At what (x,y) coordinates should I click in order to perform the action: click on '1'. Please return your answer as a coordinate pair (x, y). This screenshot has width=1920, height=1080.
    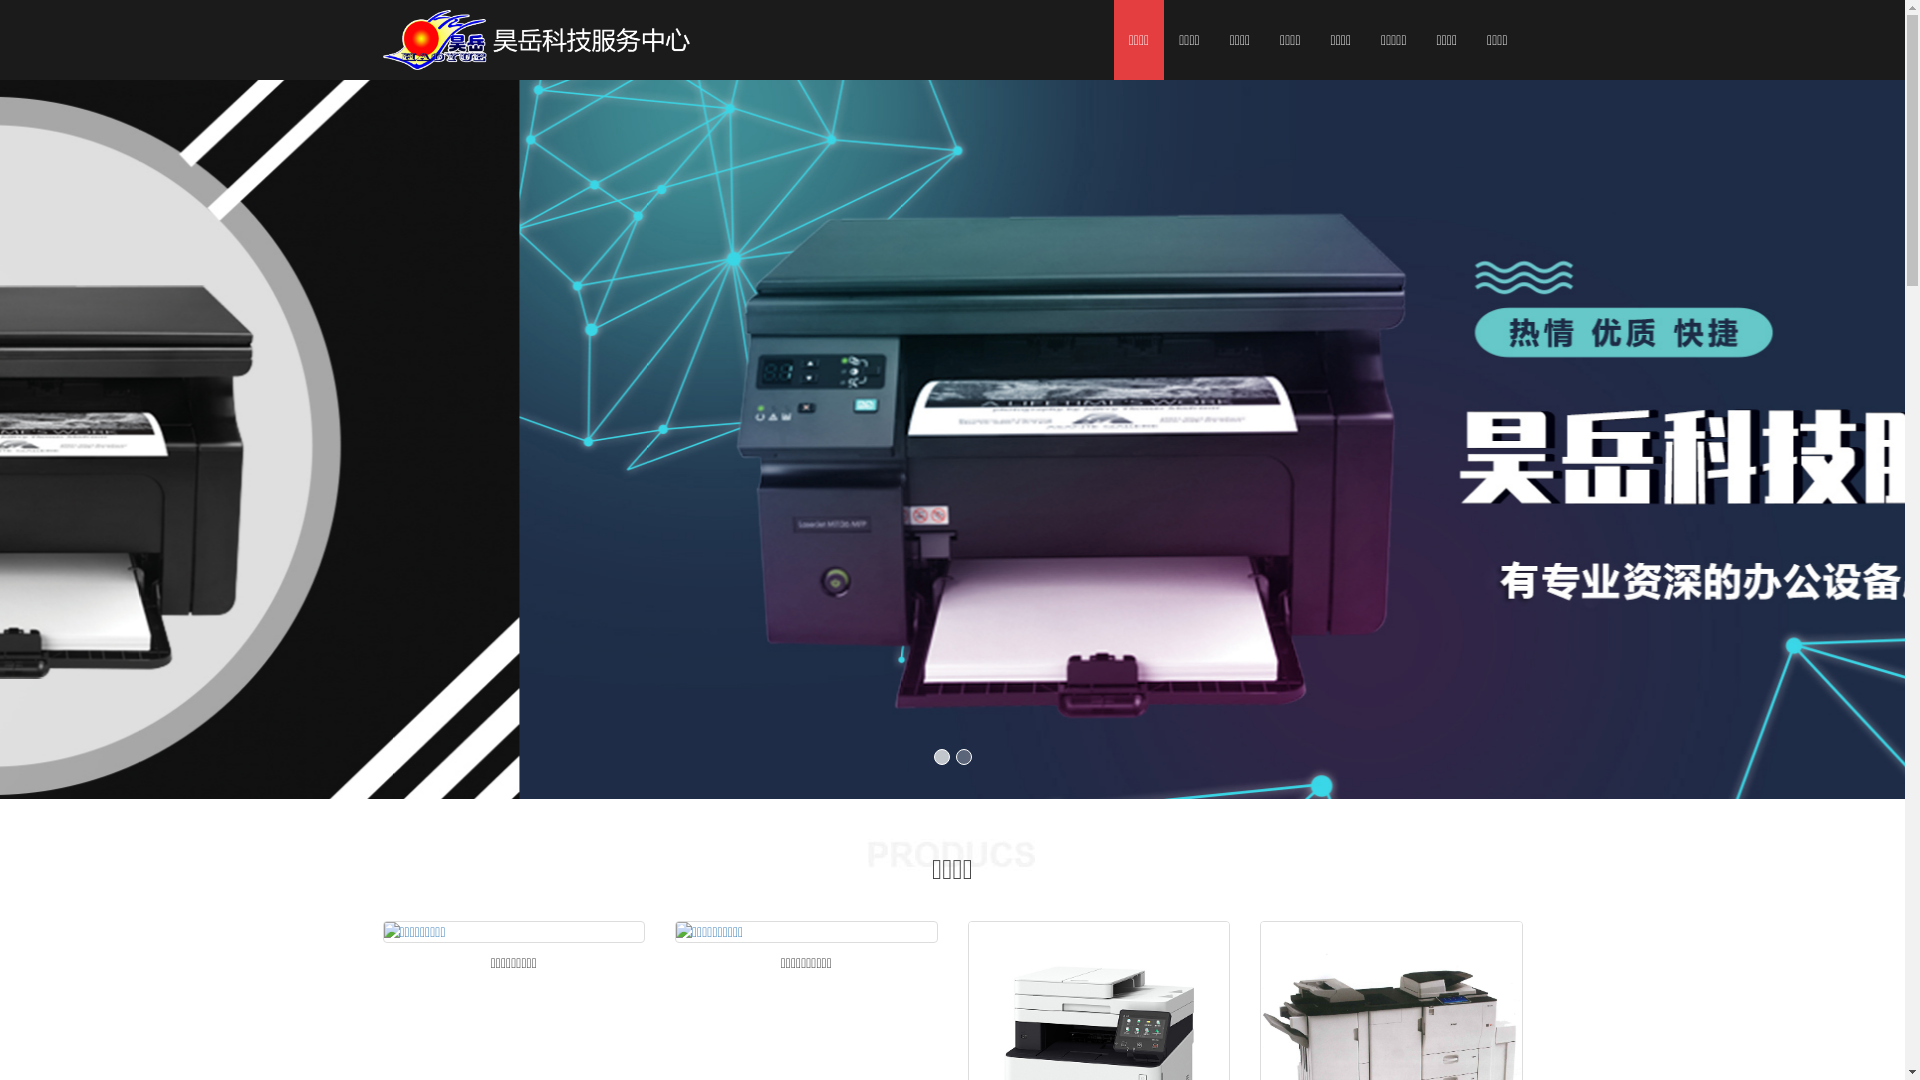
    Looking at the image, I should click on (933, 756).